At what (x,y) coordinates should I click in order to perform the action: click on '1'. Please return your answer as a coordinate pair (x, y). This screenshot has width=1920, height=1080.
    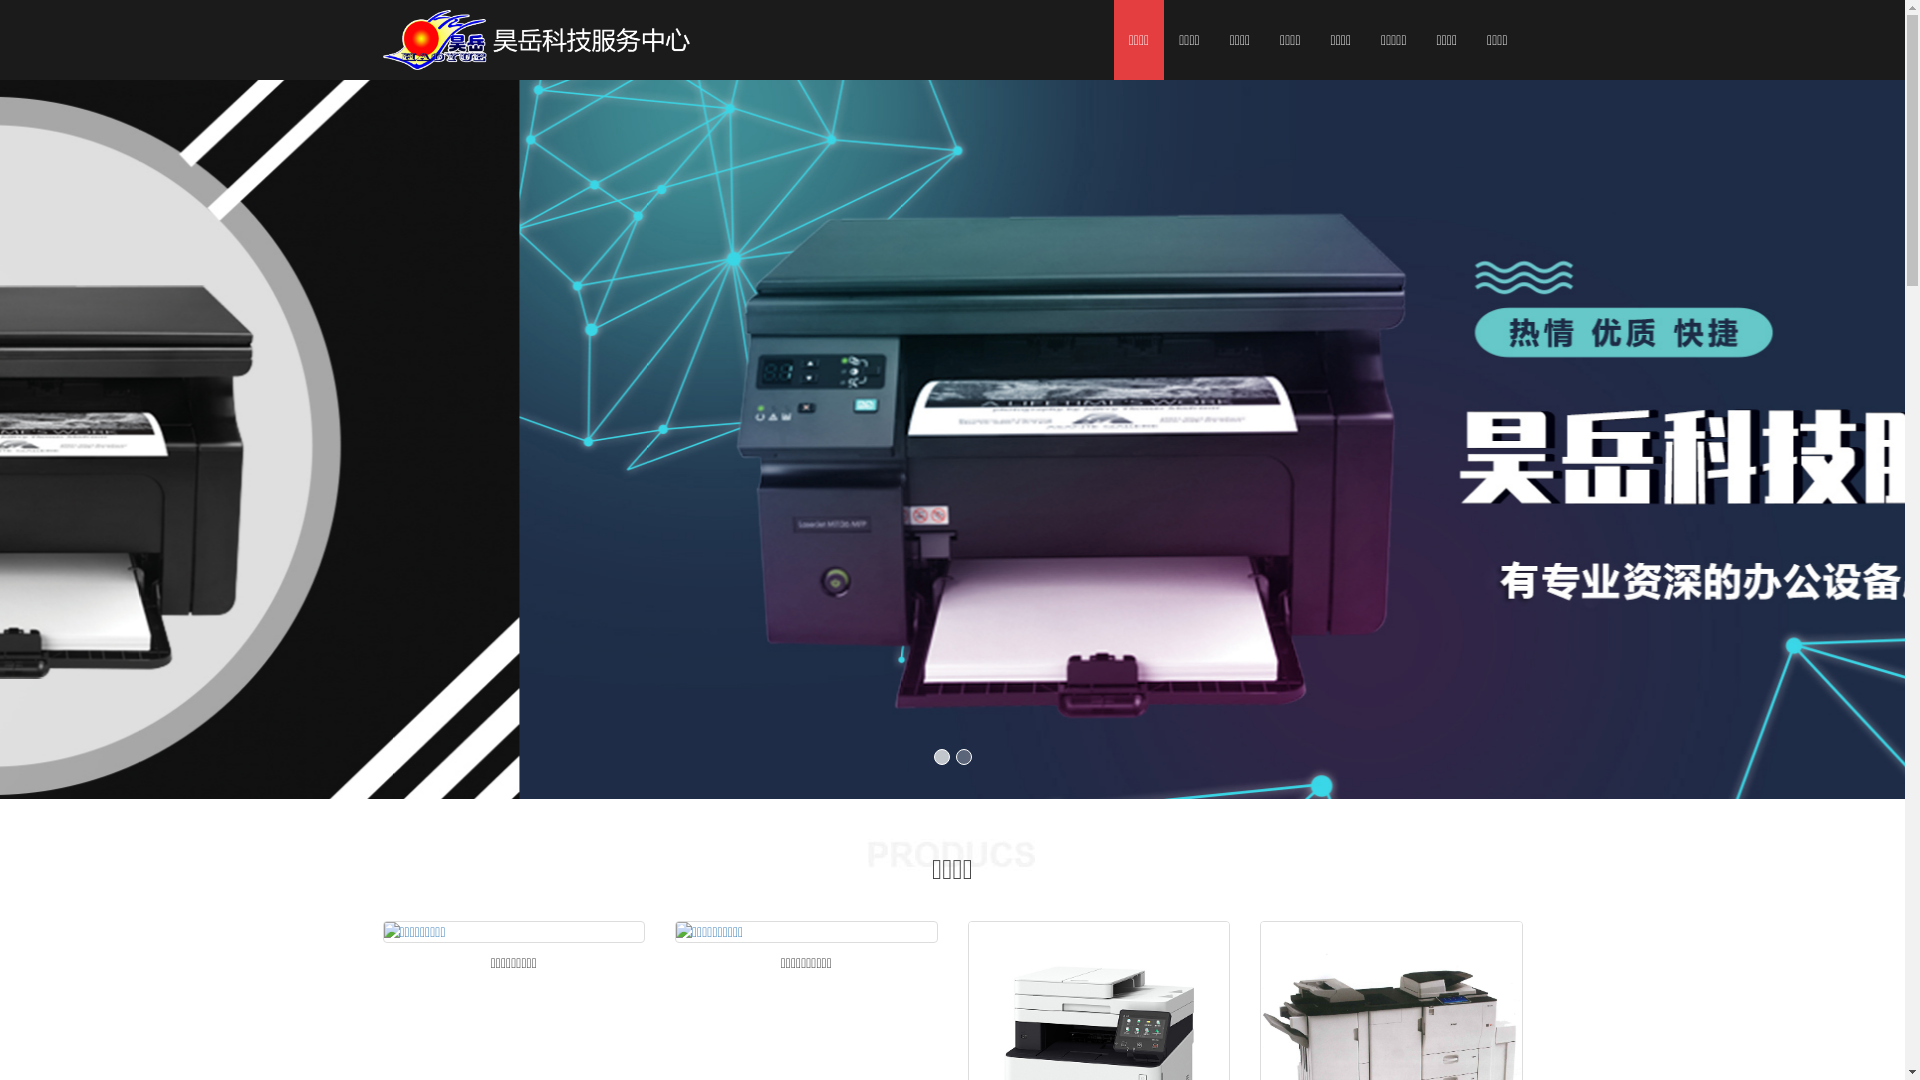
    Looking at the image, I should click on (933, 756).